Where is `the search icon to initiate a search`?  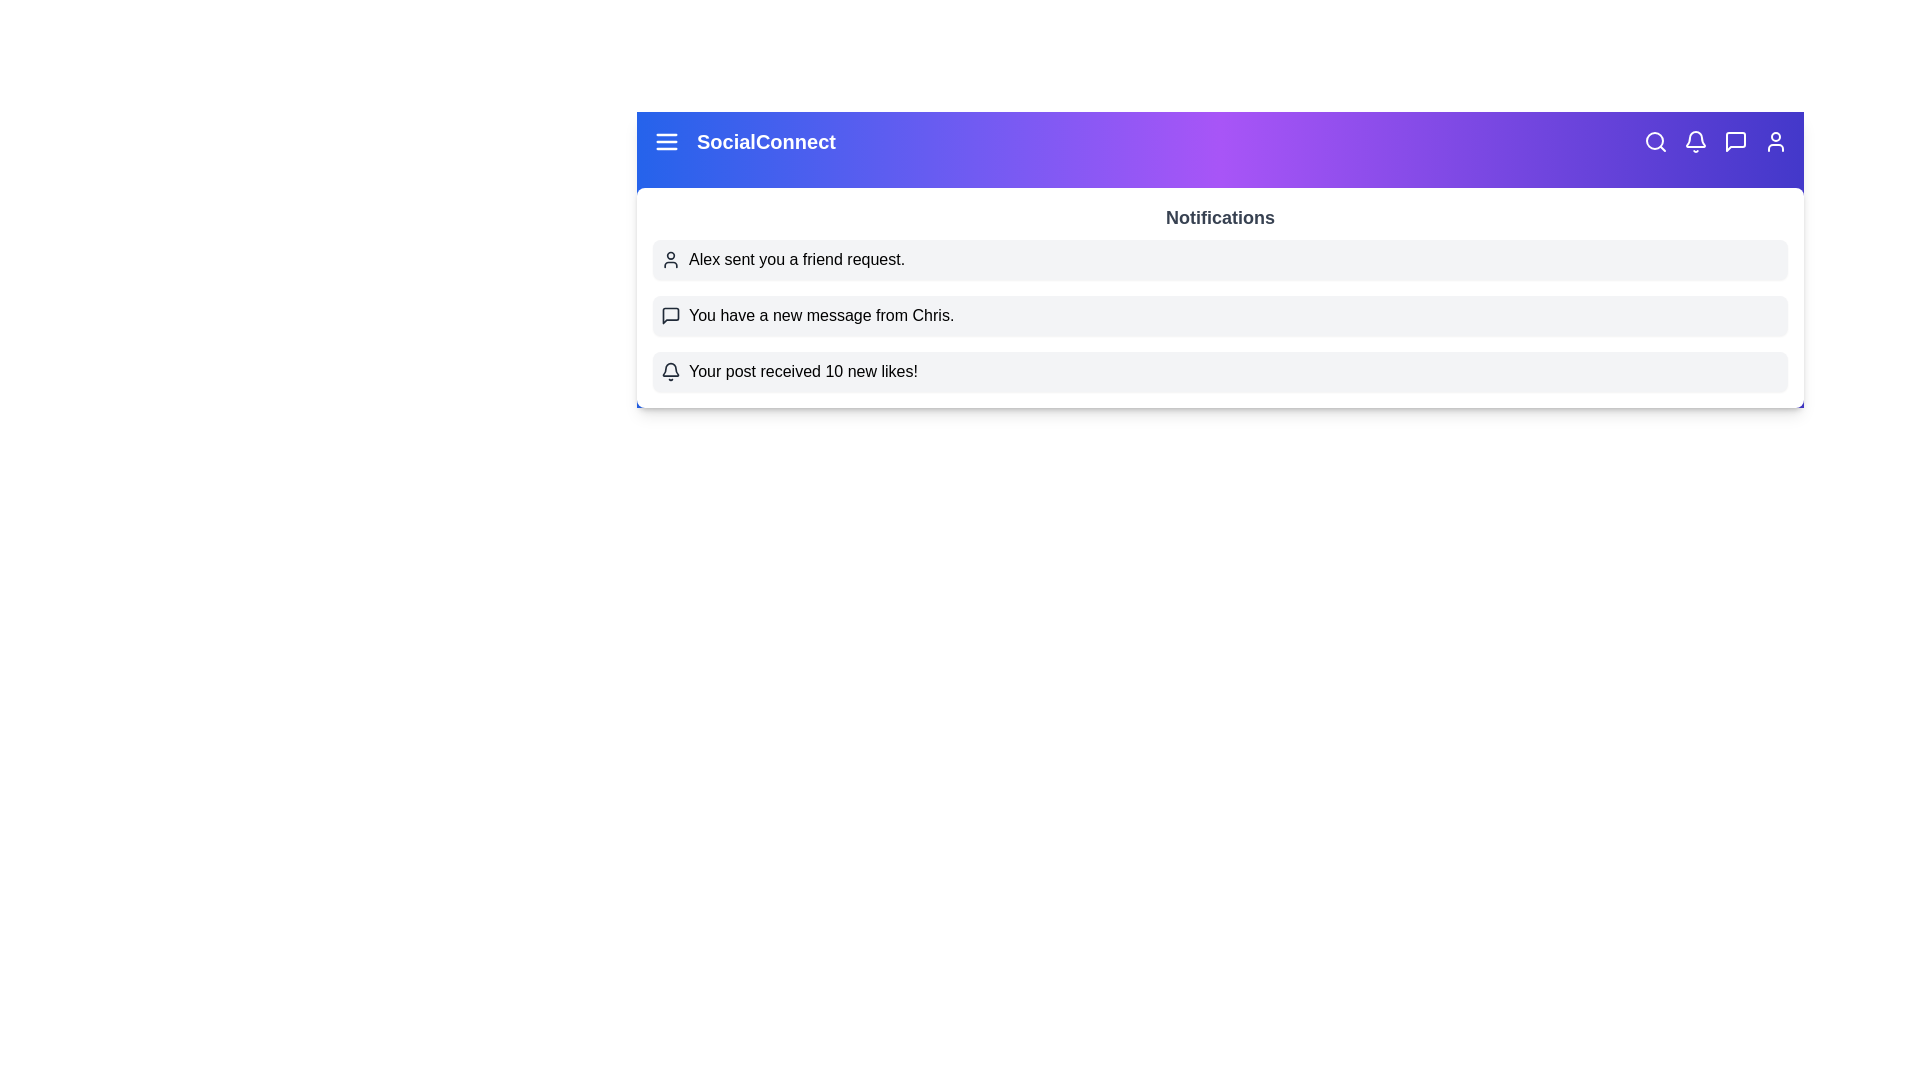
the search icon to initiate a search is located at coordinates (1656, 141).